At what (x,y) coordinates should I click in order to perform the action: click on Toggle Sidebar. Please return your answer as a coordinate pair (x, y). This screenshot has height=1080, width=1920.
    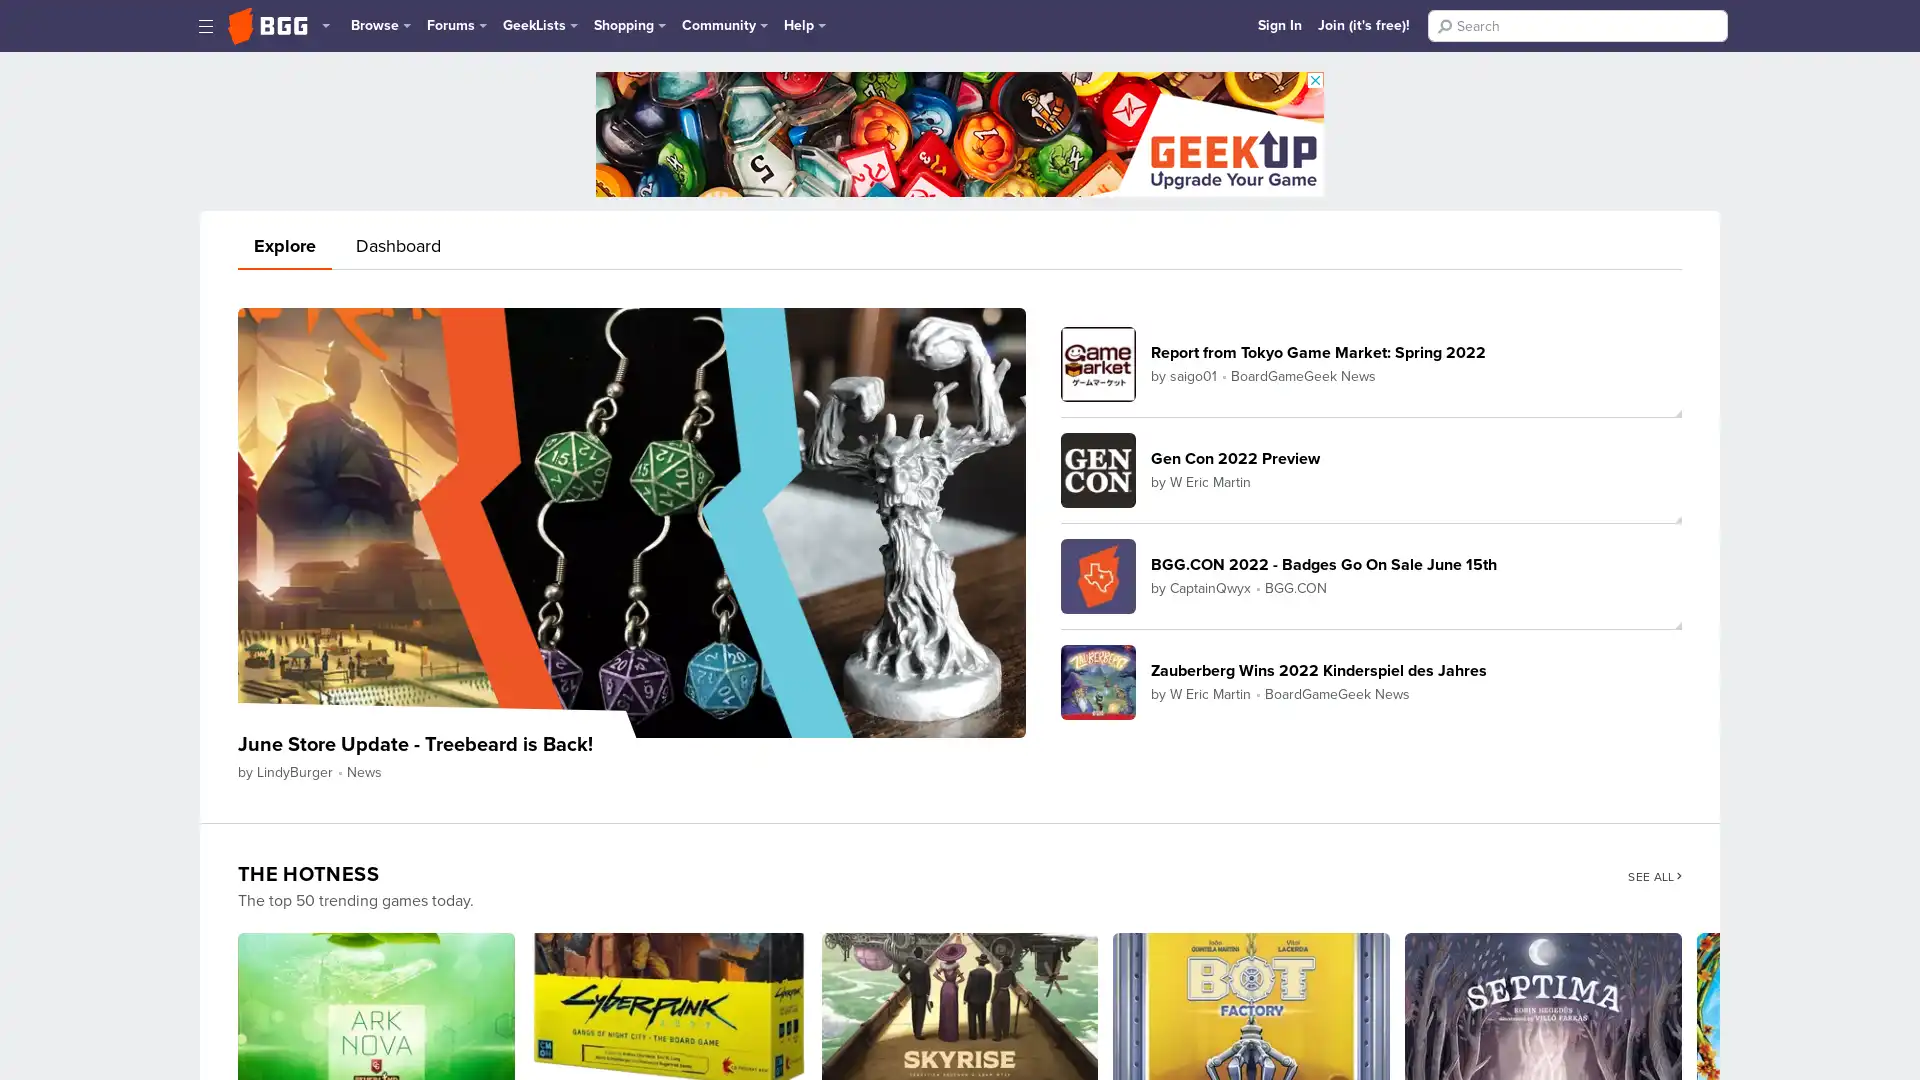
    Looking at the image, I should click on (206, 25).